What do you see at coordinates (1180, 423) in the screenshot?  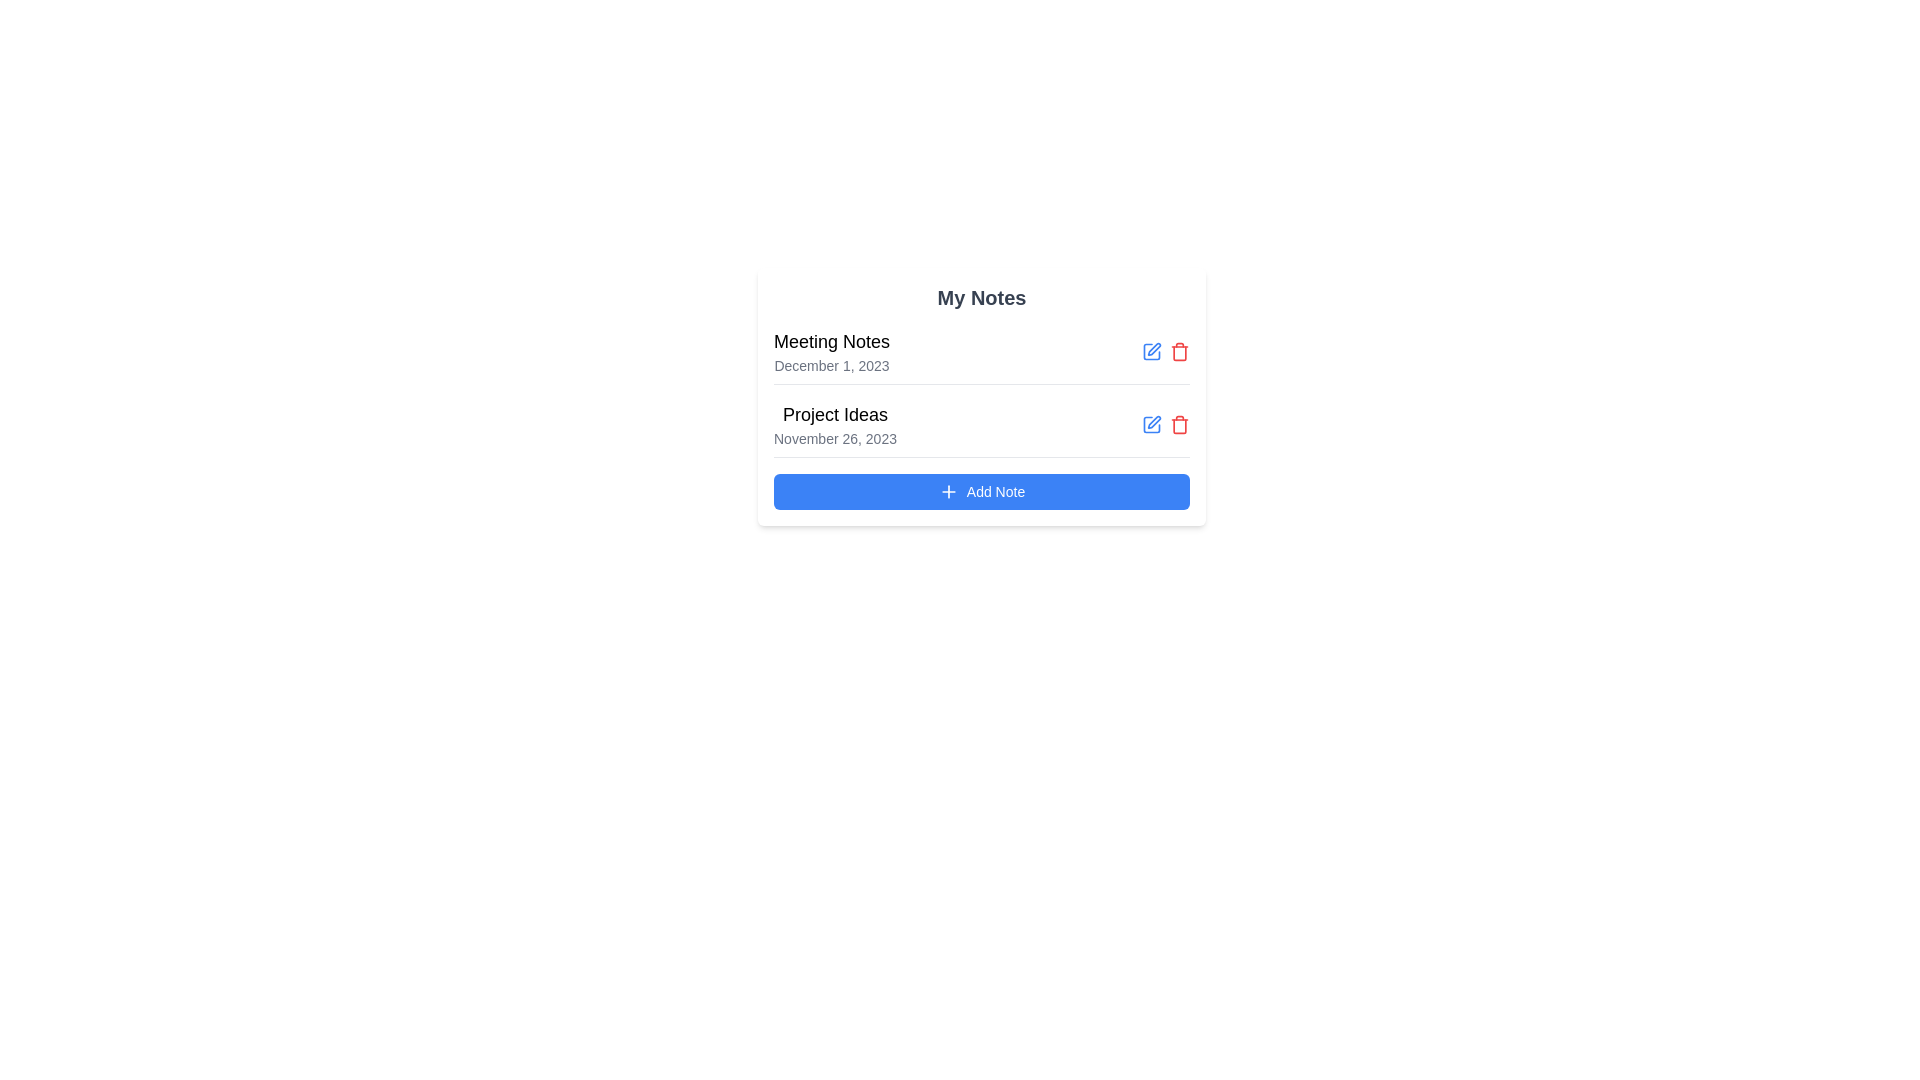 I see `the delete icon located directly to the right of the text 'Project Ideas' in the second row of the notes list` at bounding box center [1180, 423].